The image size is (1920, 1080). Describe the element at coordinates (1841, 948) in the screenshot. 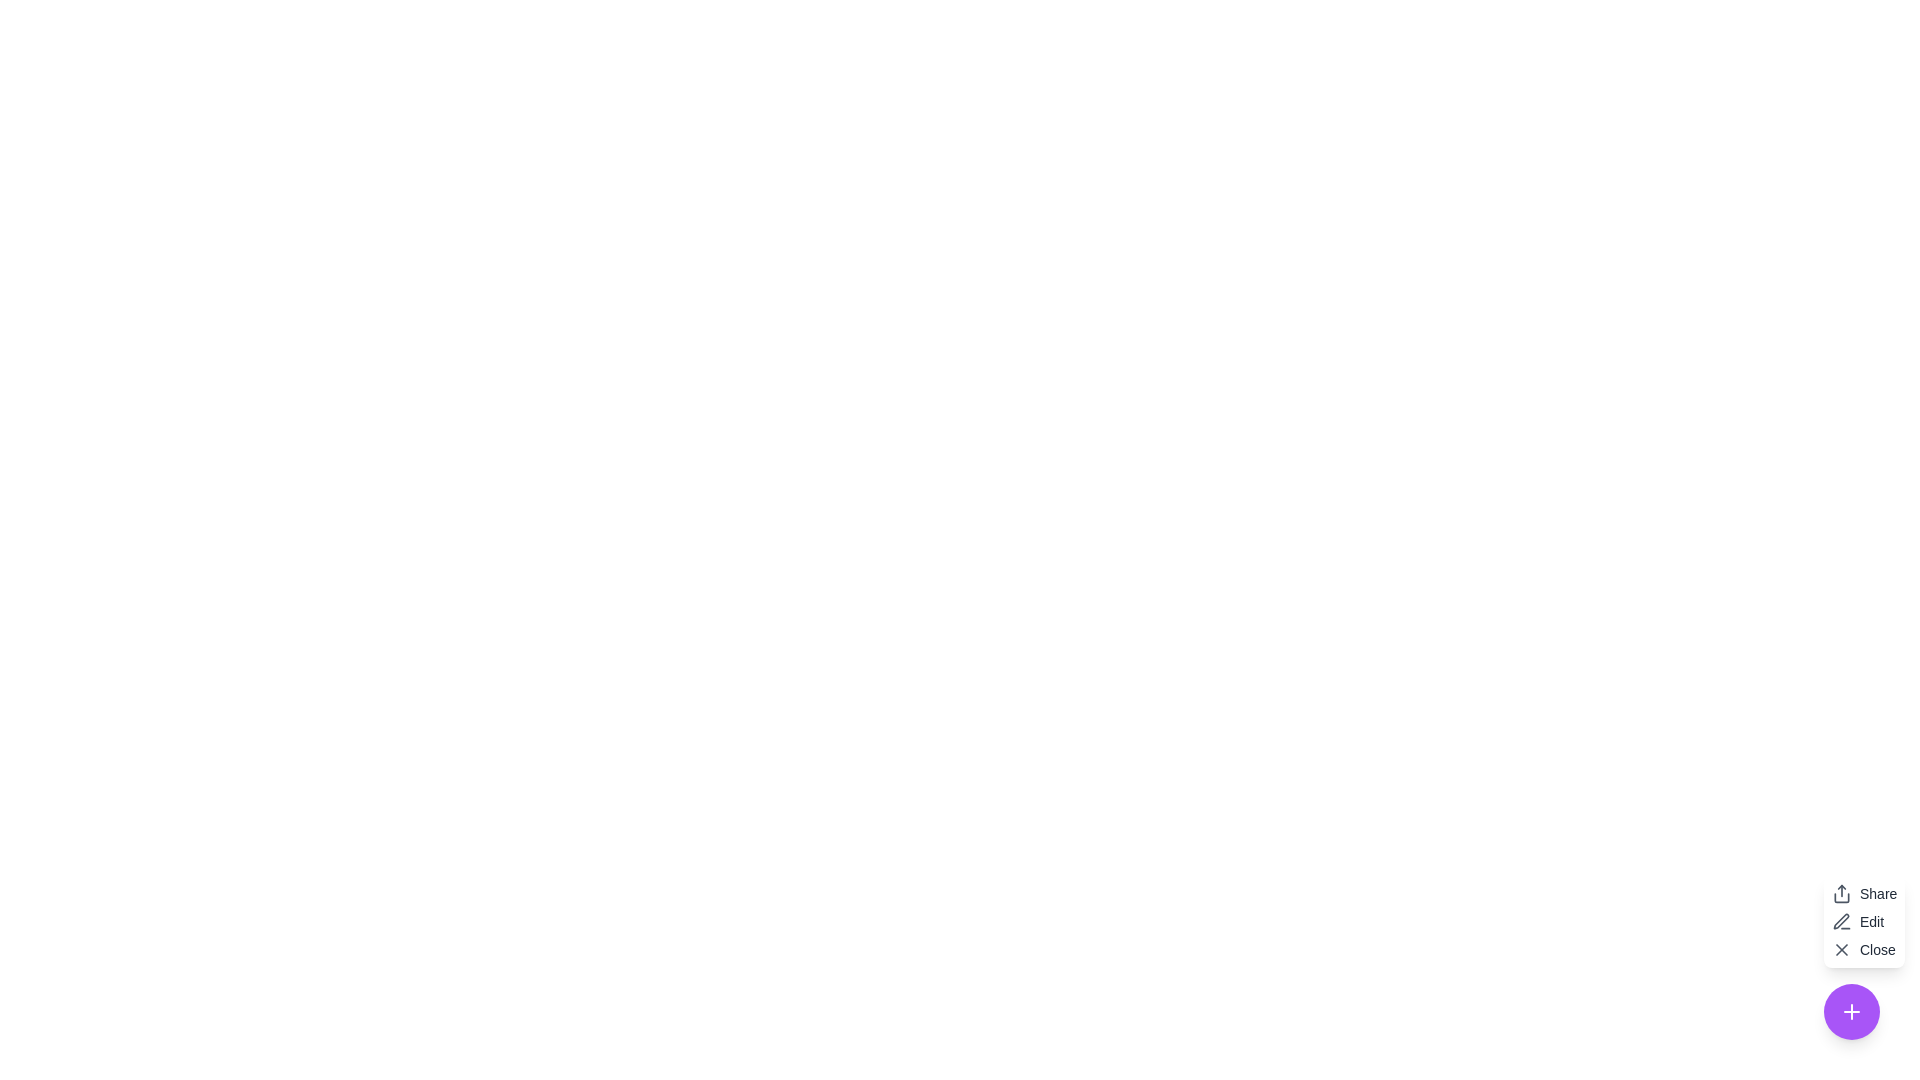

I see `the small, stylized 'X' icon located in the bottom right corner of the interface above the '+' button` at that location.